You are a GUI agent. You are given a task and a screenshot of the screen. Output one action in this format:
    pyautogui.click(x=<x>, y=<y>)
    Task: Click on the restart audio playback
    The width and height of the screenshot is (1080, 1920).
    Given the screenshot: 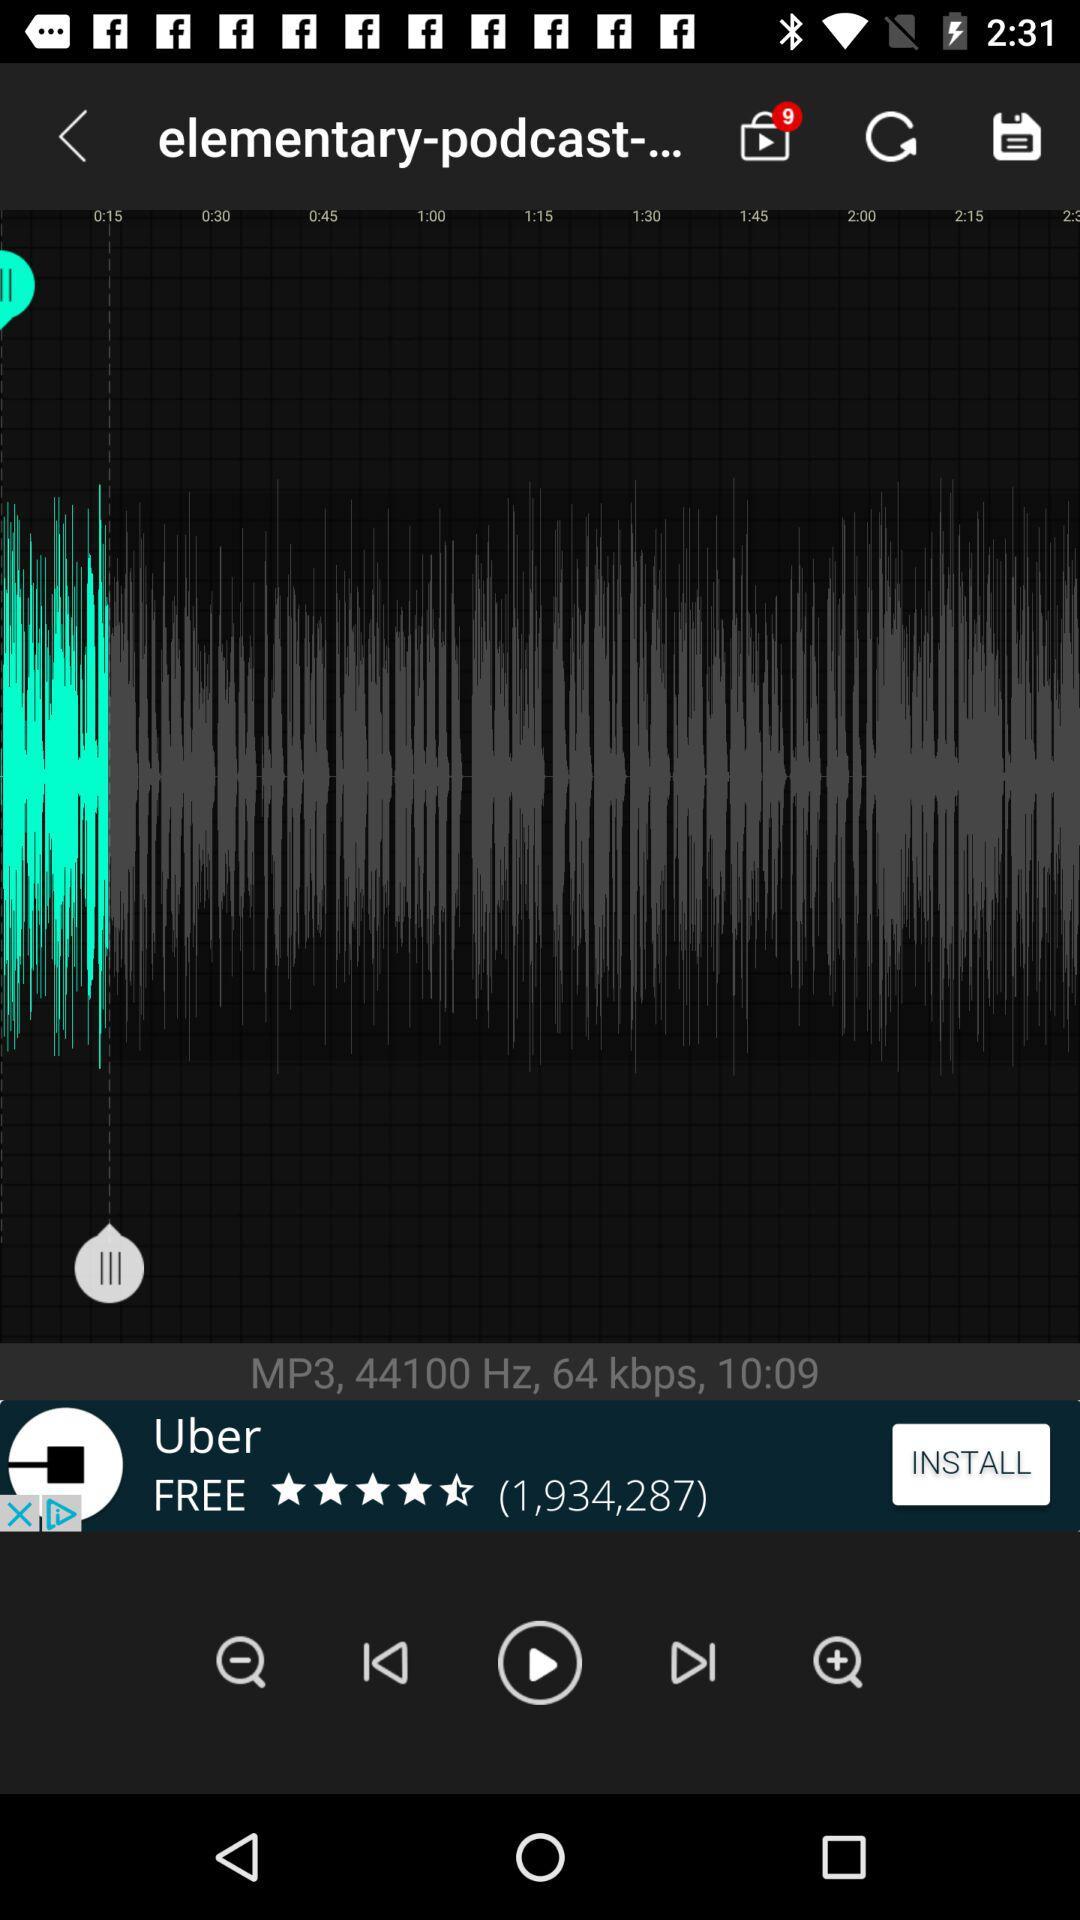 What is the action you would take?
    pyautogui.click(x=386, y=1662)
    